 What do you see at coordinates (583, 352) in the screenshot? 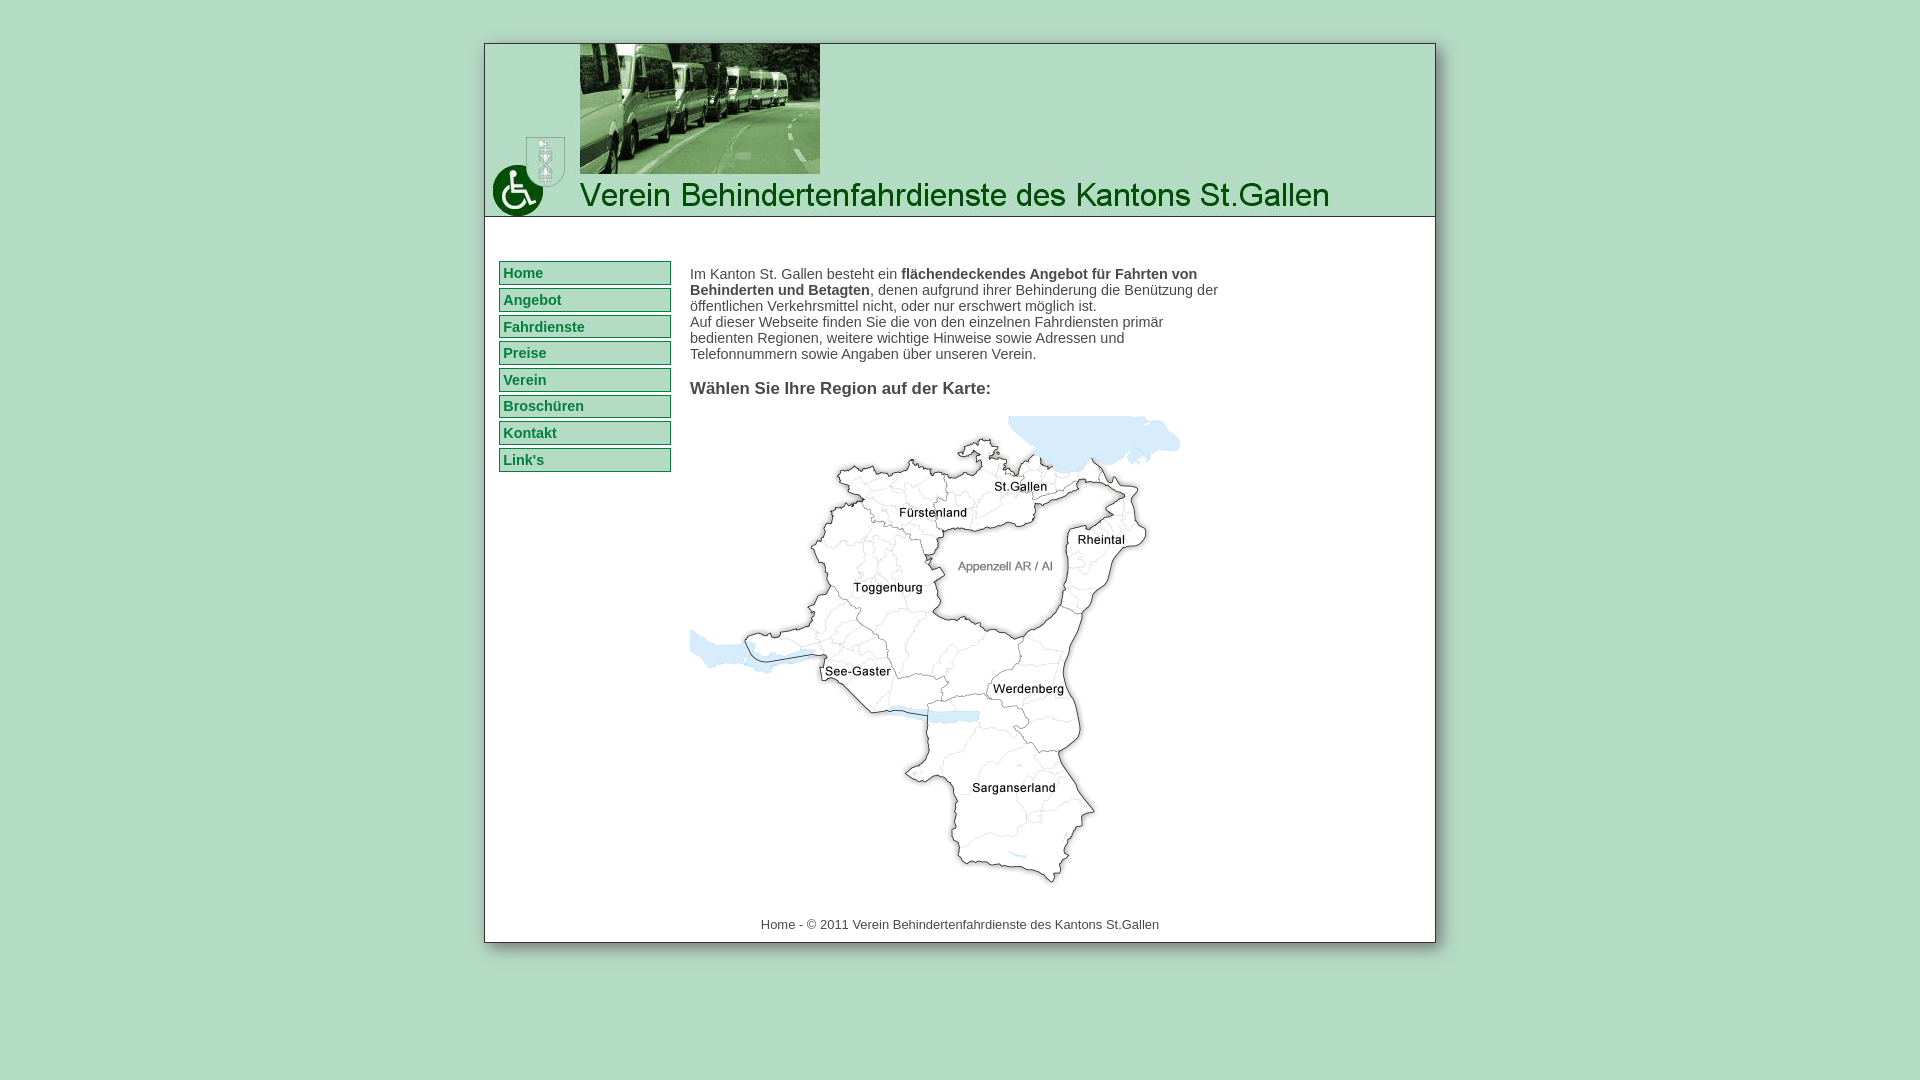
I see `'Preise'` at bounding box center [583, 352].